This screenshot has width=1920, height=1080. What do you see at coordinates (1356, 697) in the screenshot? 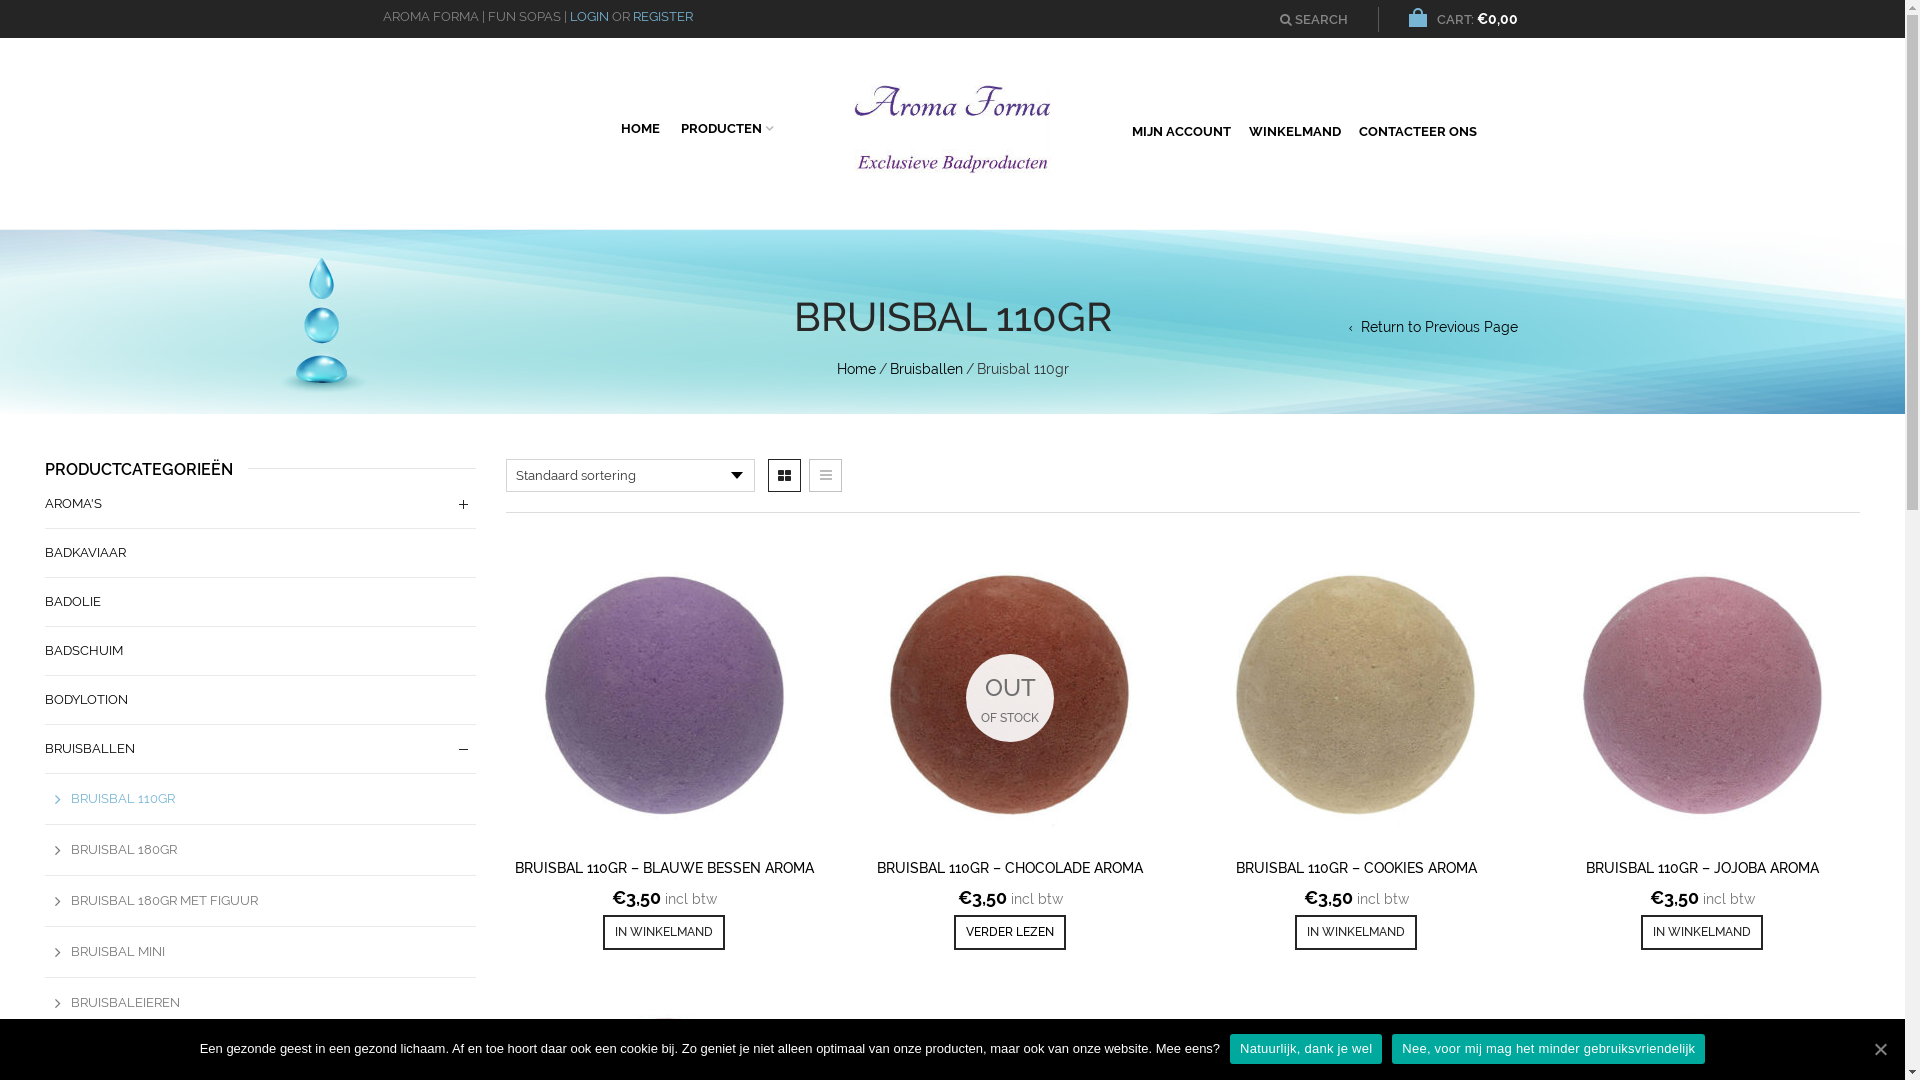
I see `'Bruisbal 110gr - Cookies aroma'` at bounding box center [1356, 697].